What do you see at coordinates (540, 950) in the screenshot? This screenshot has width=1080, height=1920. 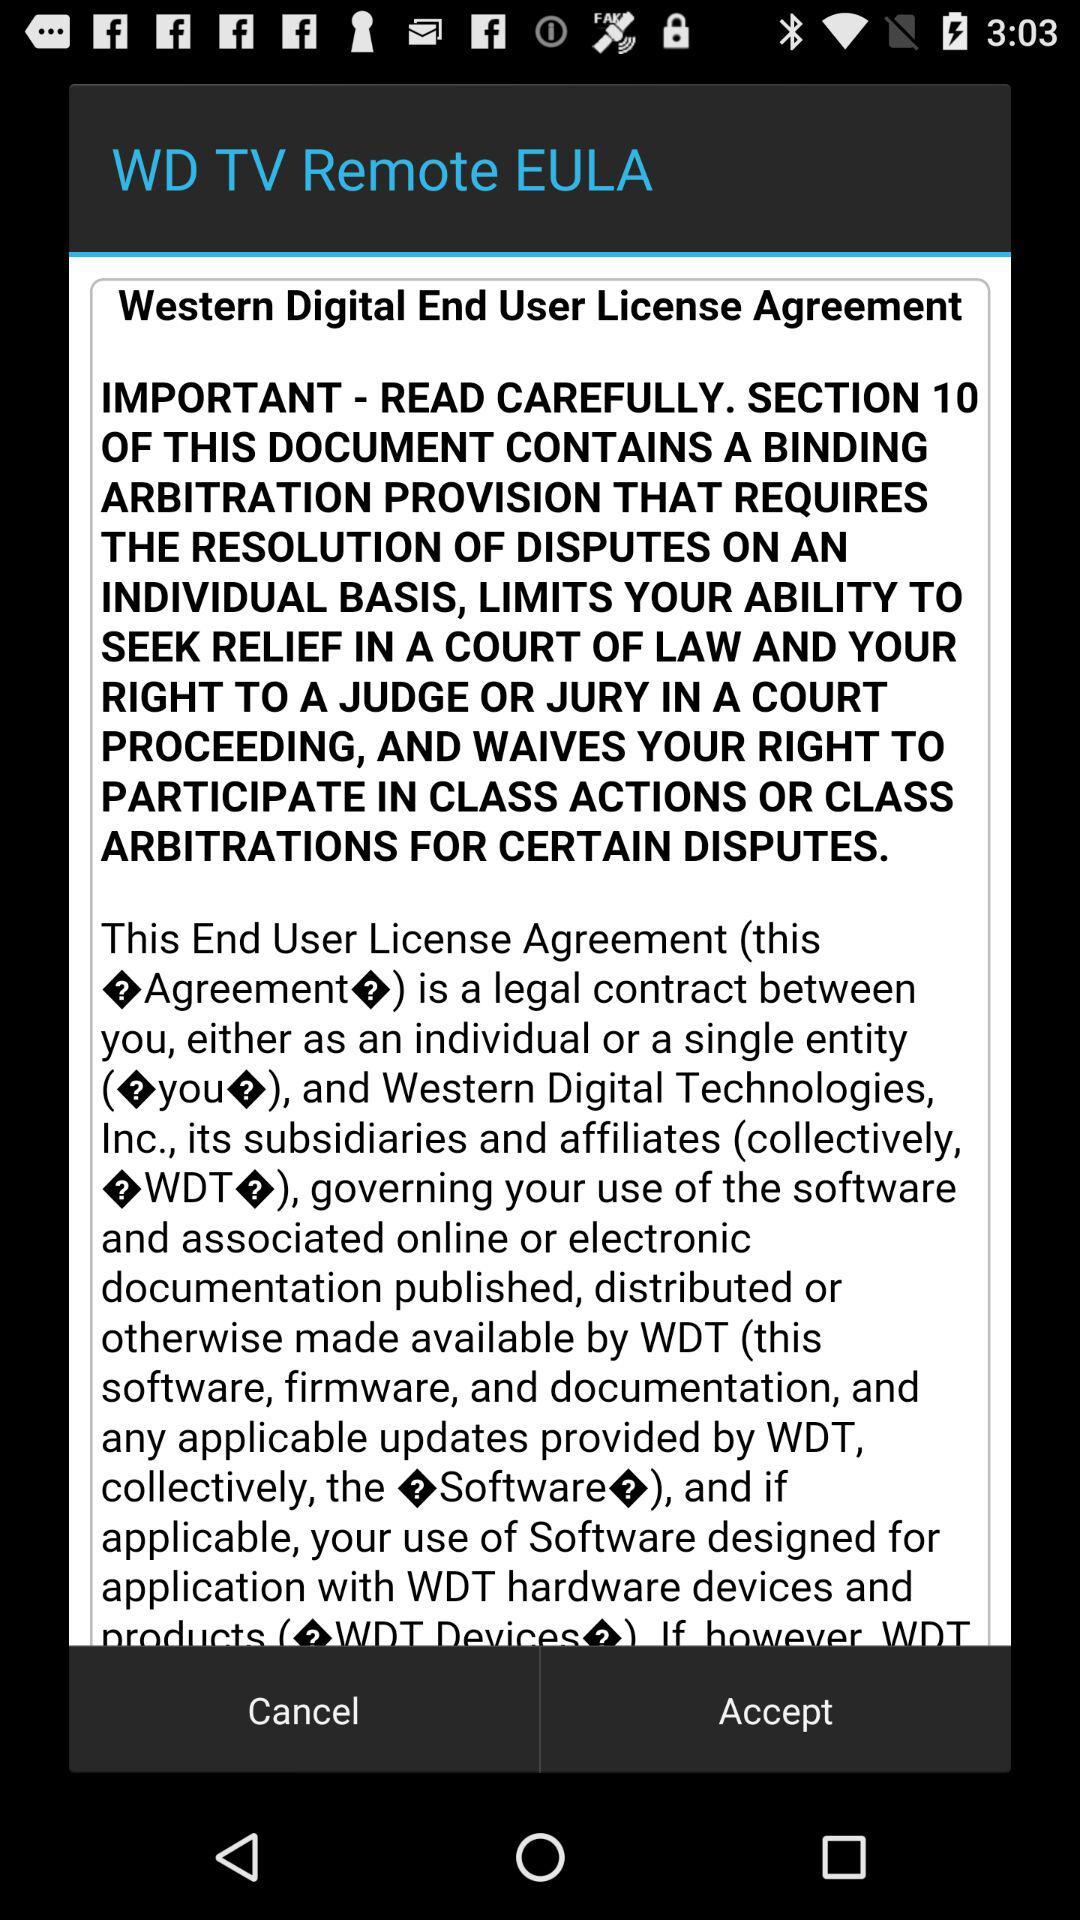 I see `agreement` at bounding box center [540, 950].